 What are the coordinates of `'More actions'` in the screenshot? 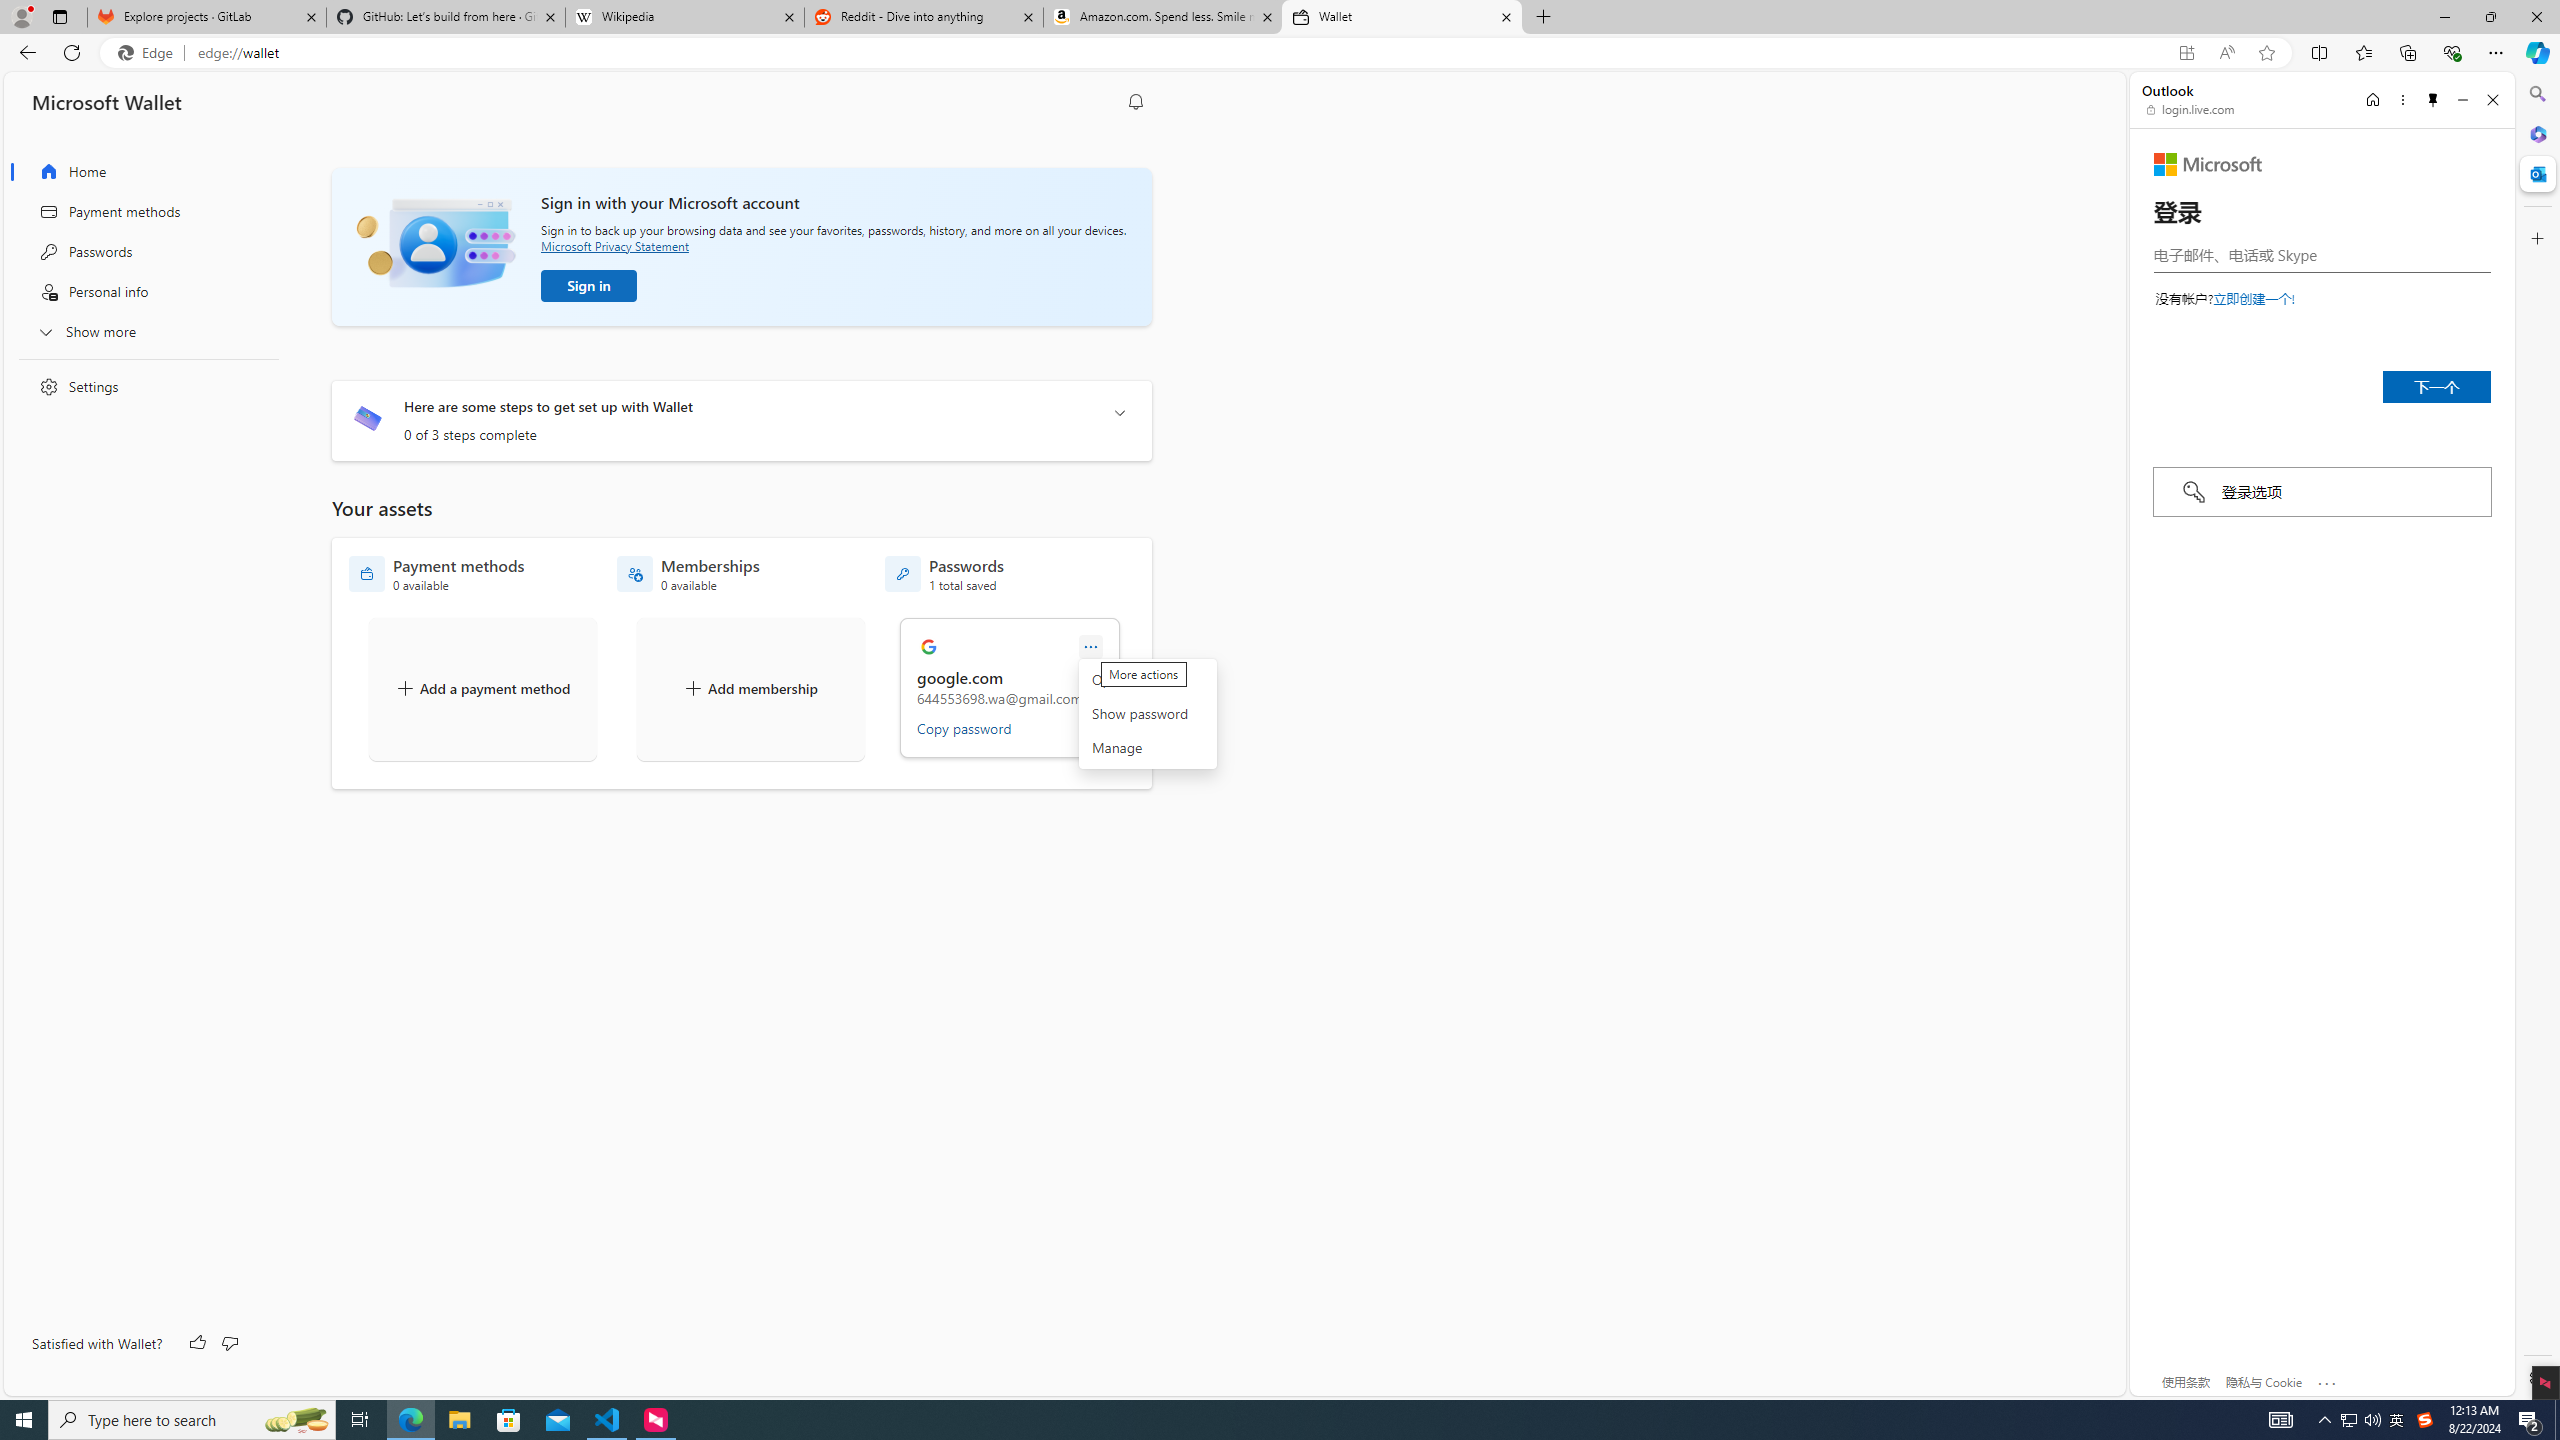 It's located at (1145, 713).